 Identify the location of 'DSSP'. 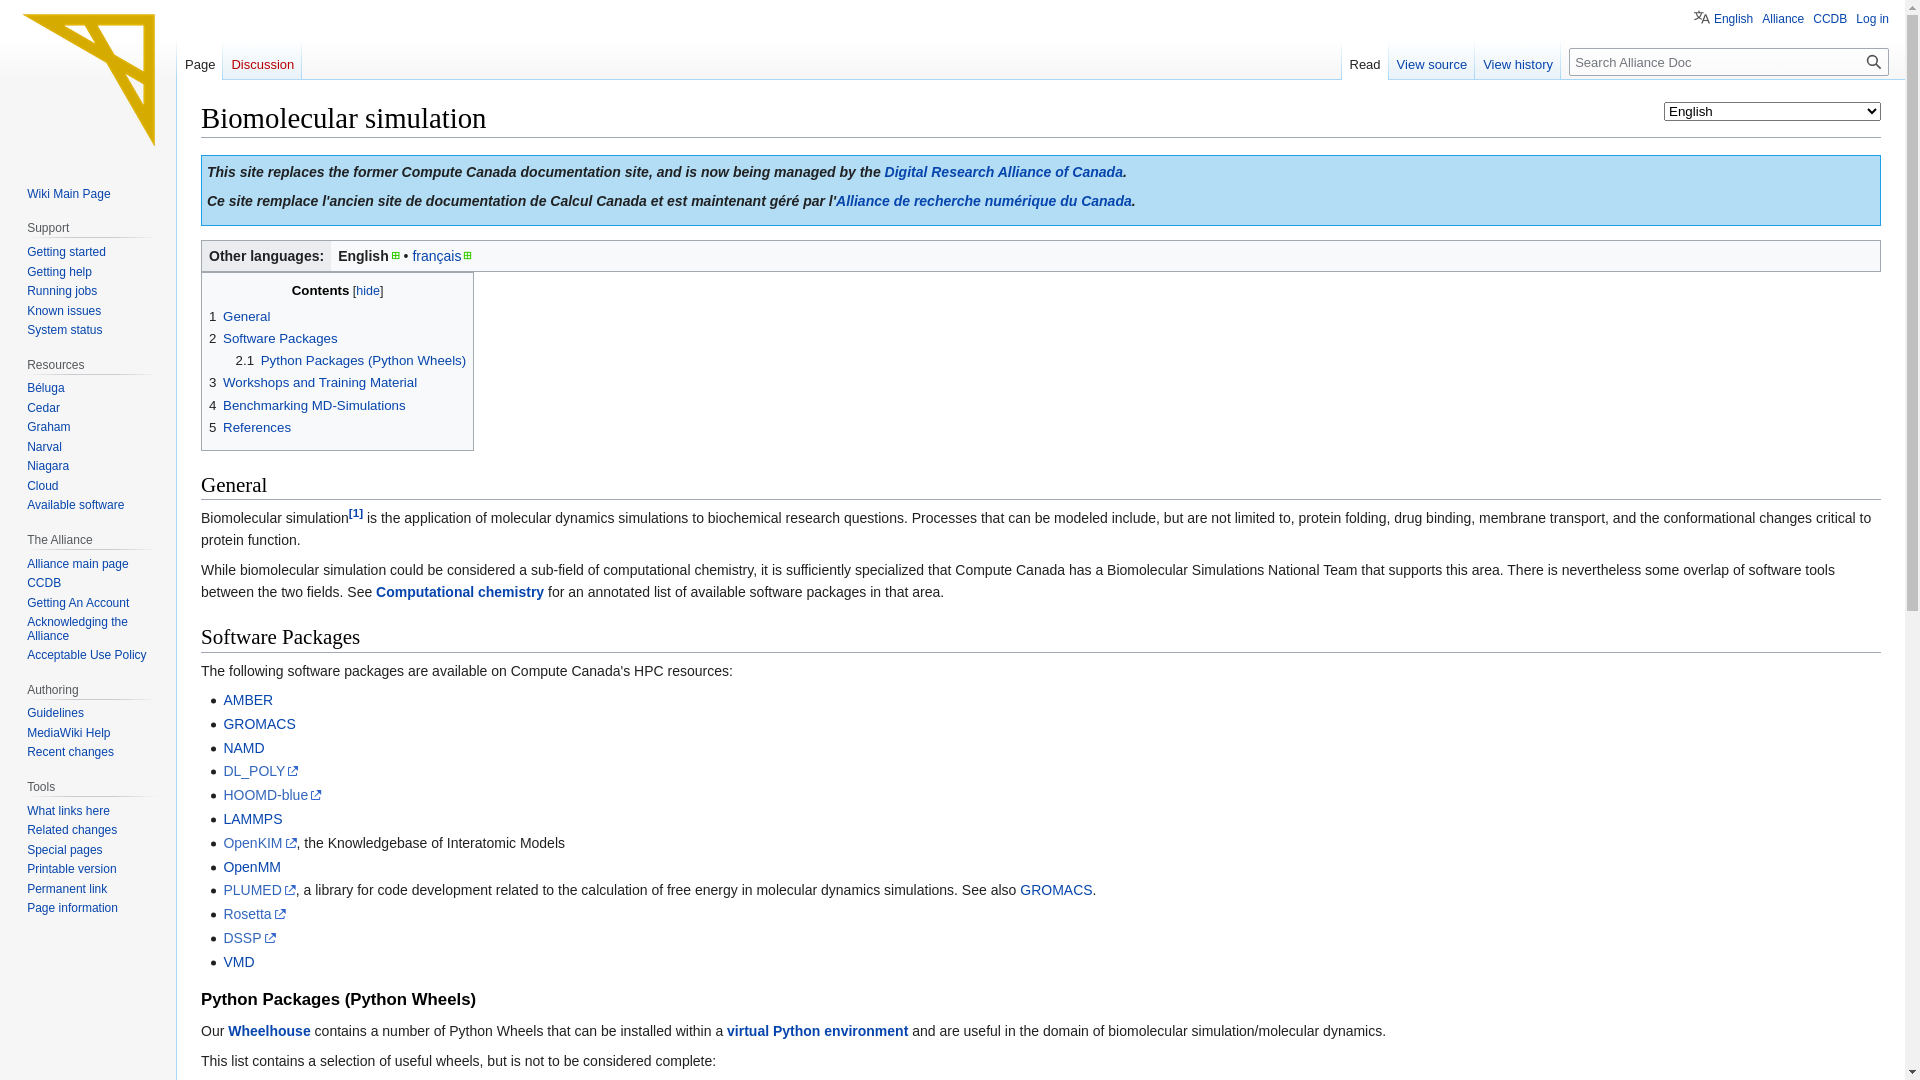
(248, 937).